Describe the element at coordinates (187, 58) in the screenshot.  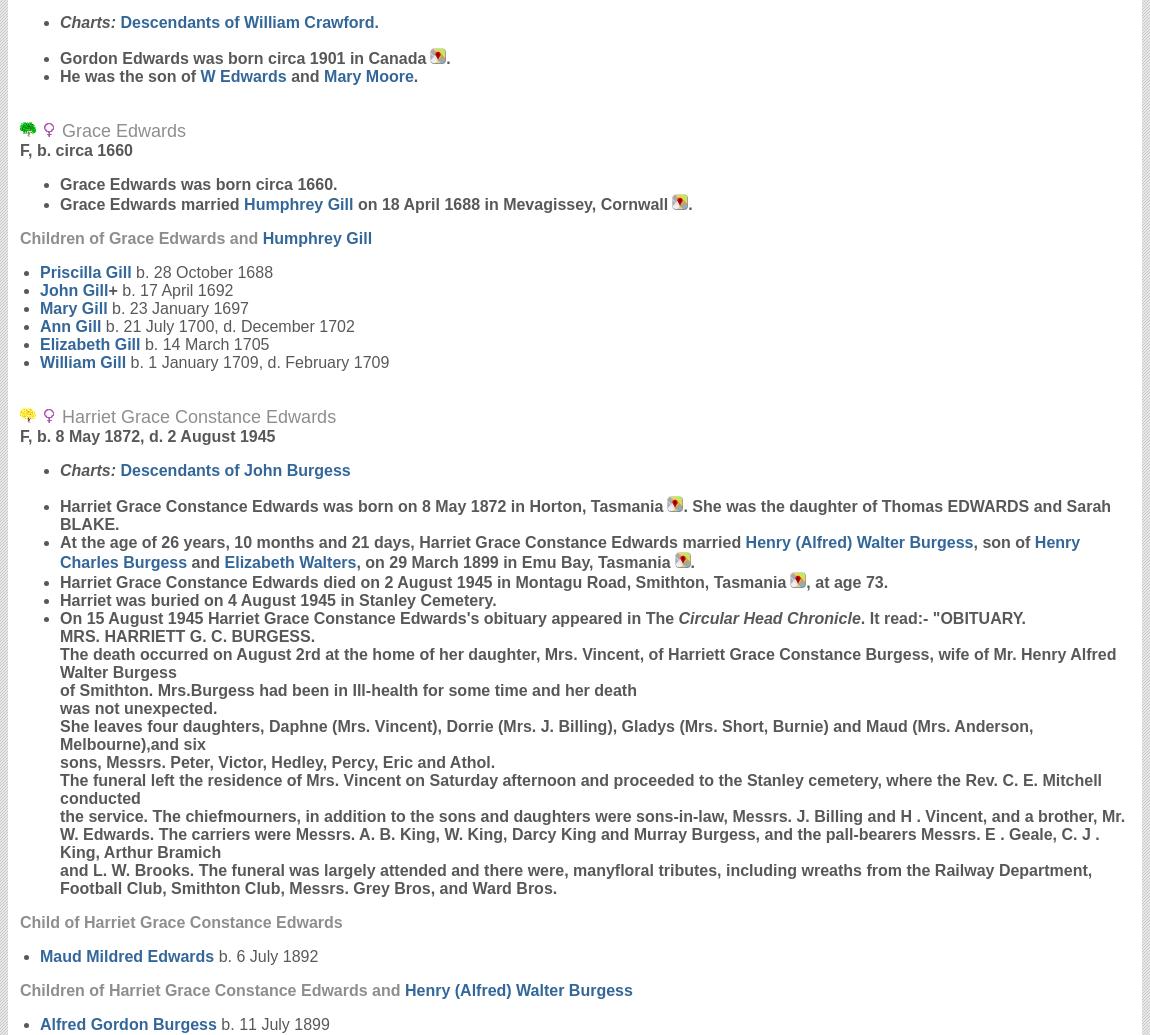
I see `'was born circa 1901 in Canada'` at that location.